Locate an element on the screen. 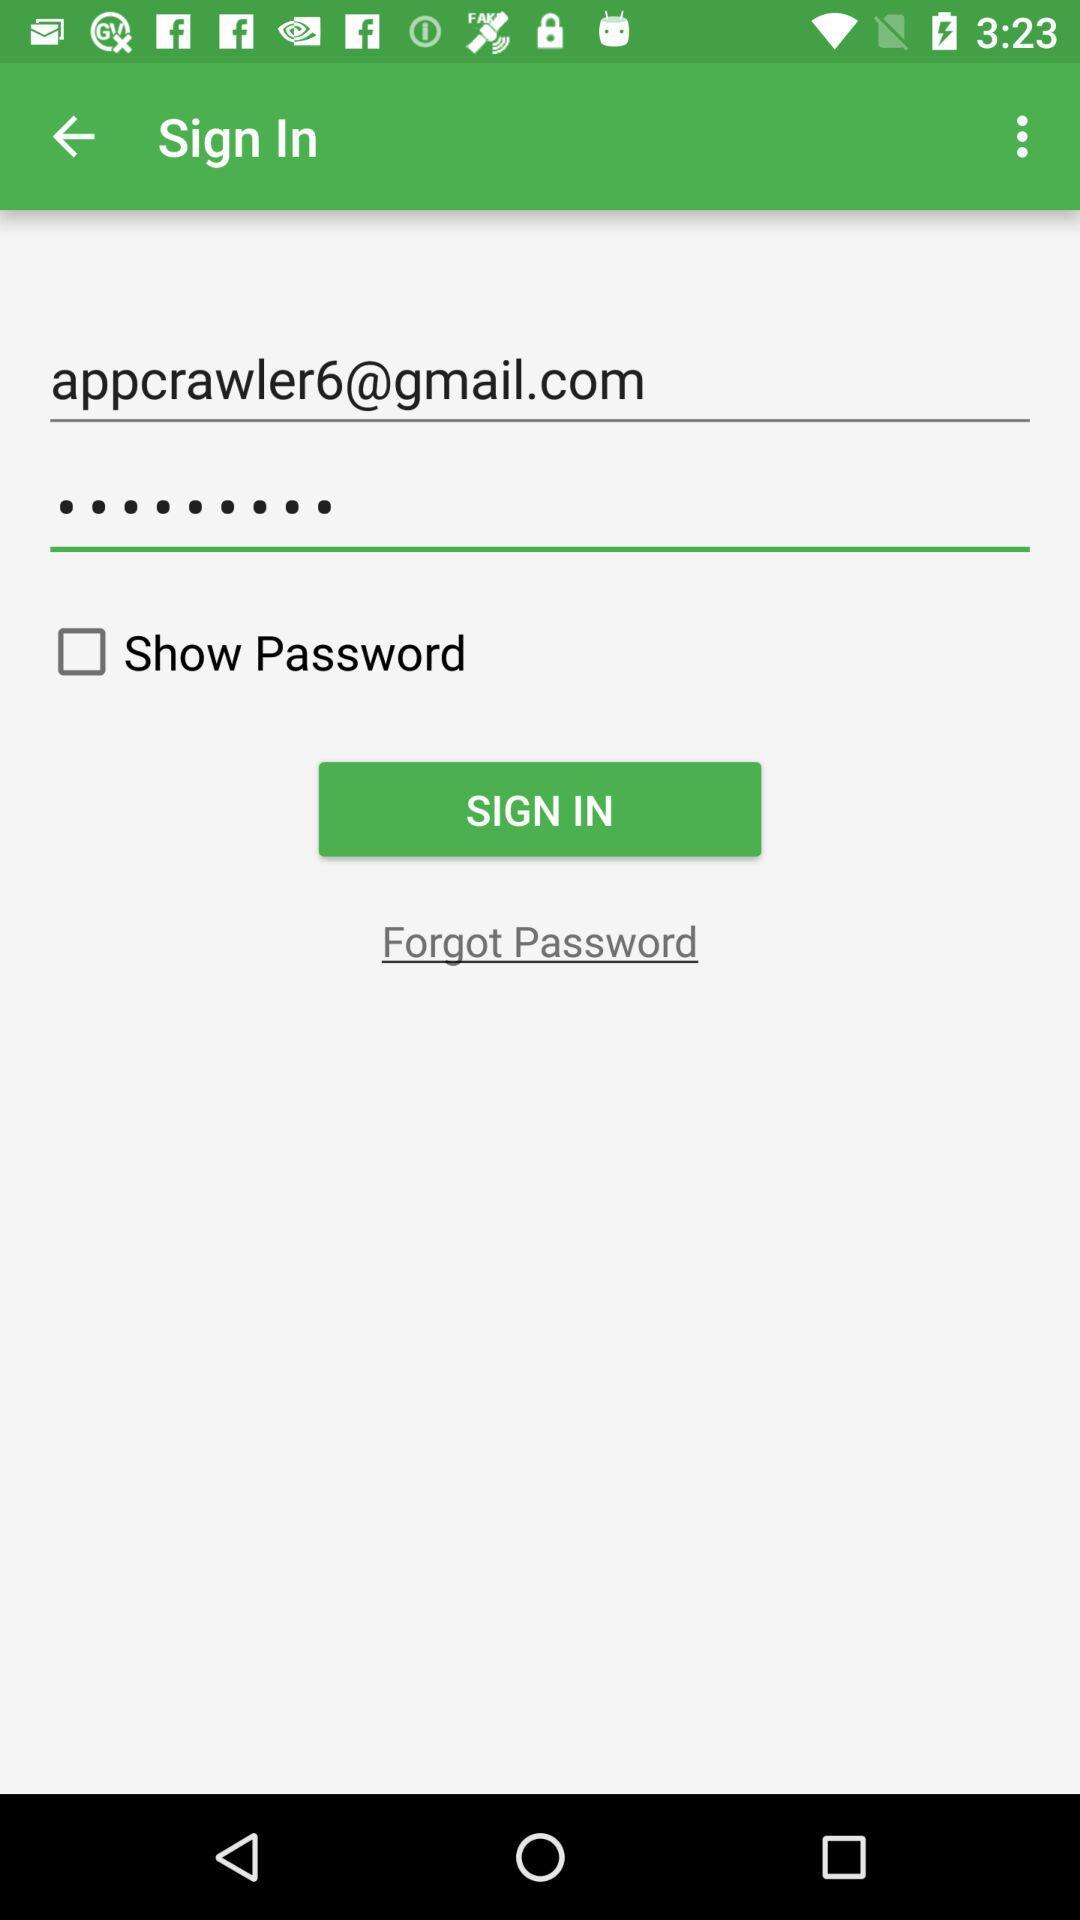 This screenshot has width=1080, height=1920. crowd3116 is located at coordinates (540, 506).